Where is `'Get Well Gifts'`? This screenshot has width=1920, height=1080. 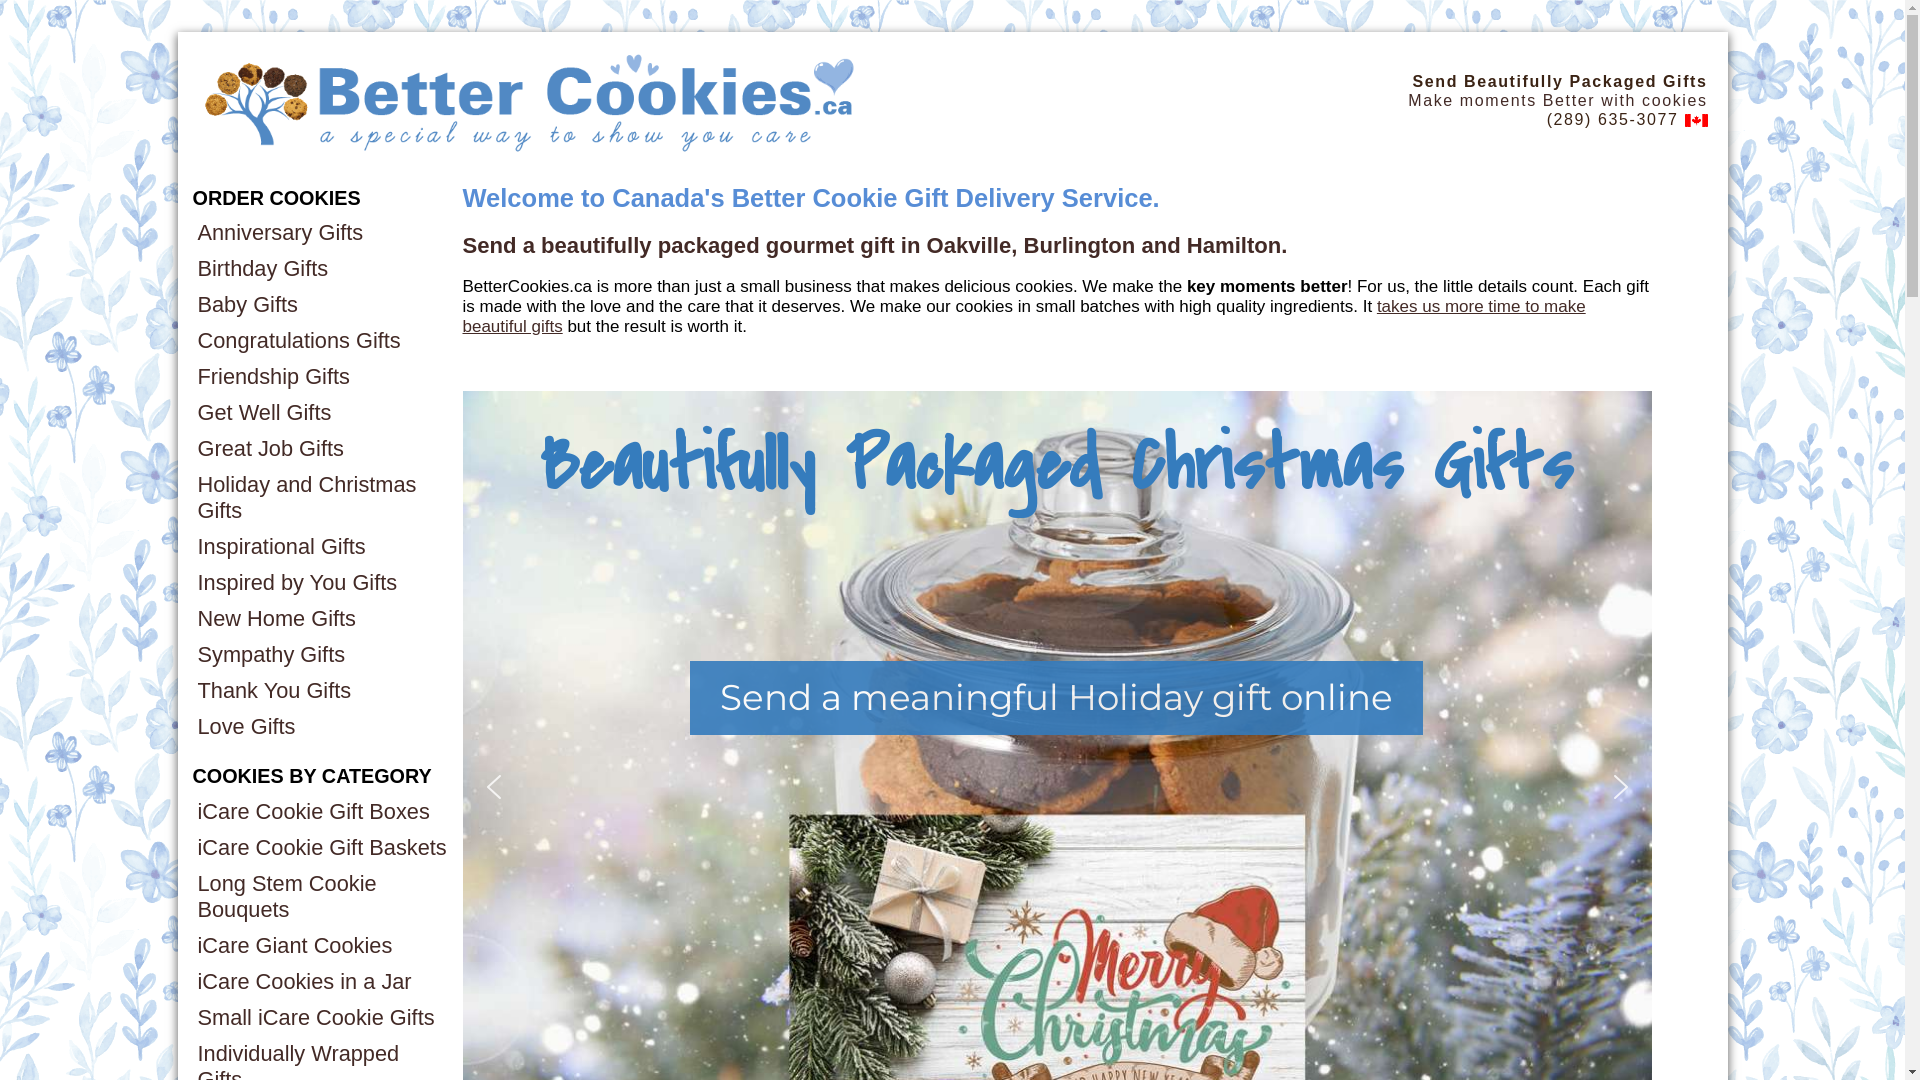 'Get Well Gifts' is located at coordinates (321, 411).